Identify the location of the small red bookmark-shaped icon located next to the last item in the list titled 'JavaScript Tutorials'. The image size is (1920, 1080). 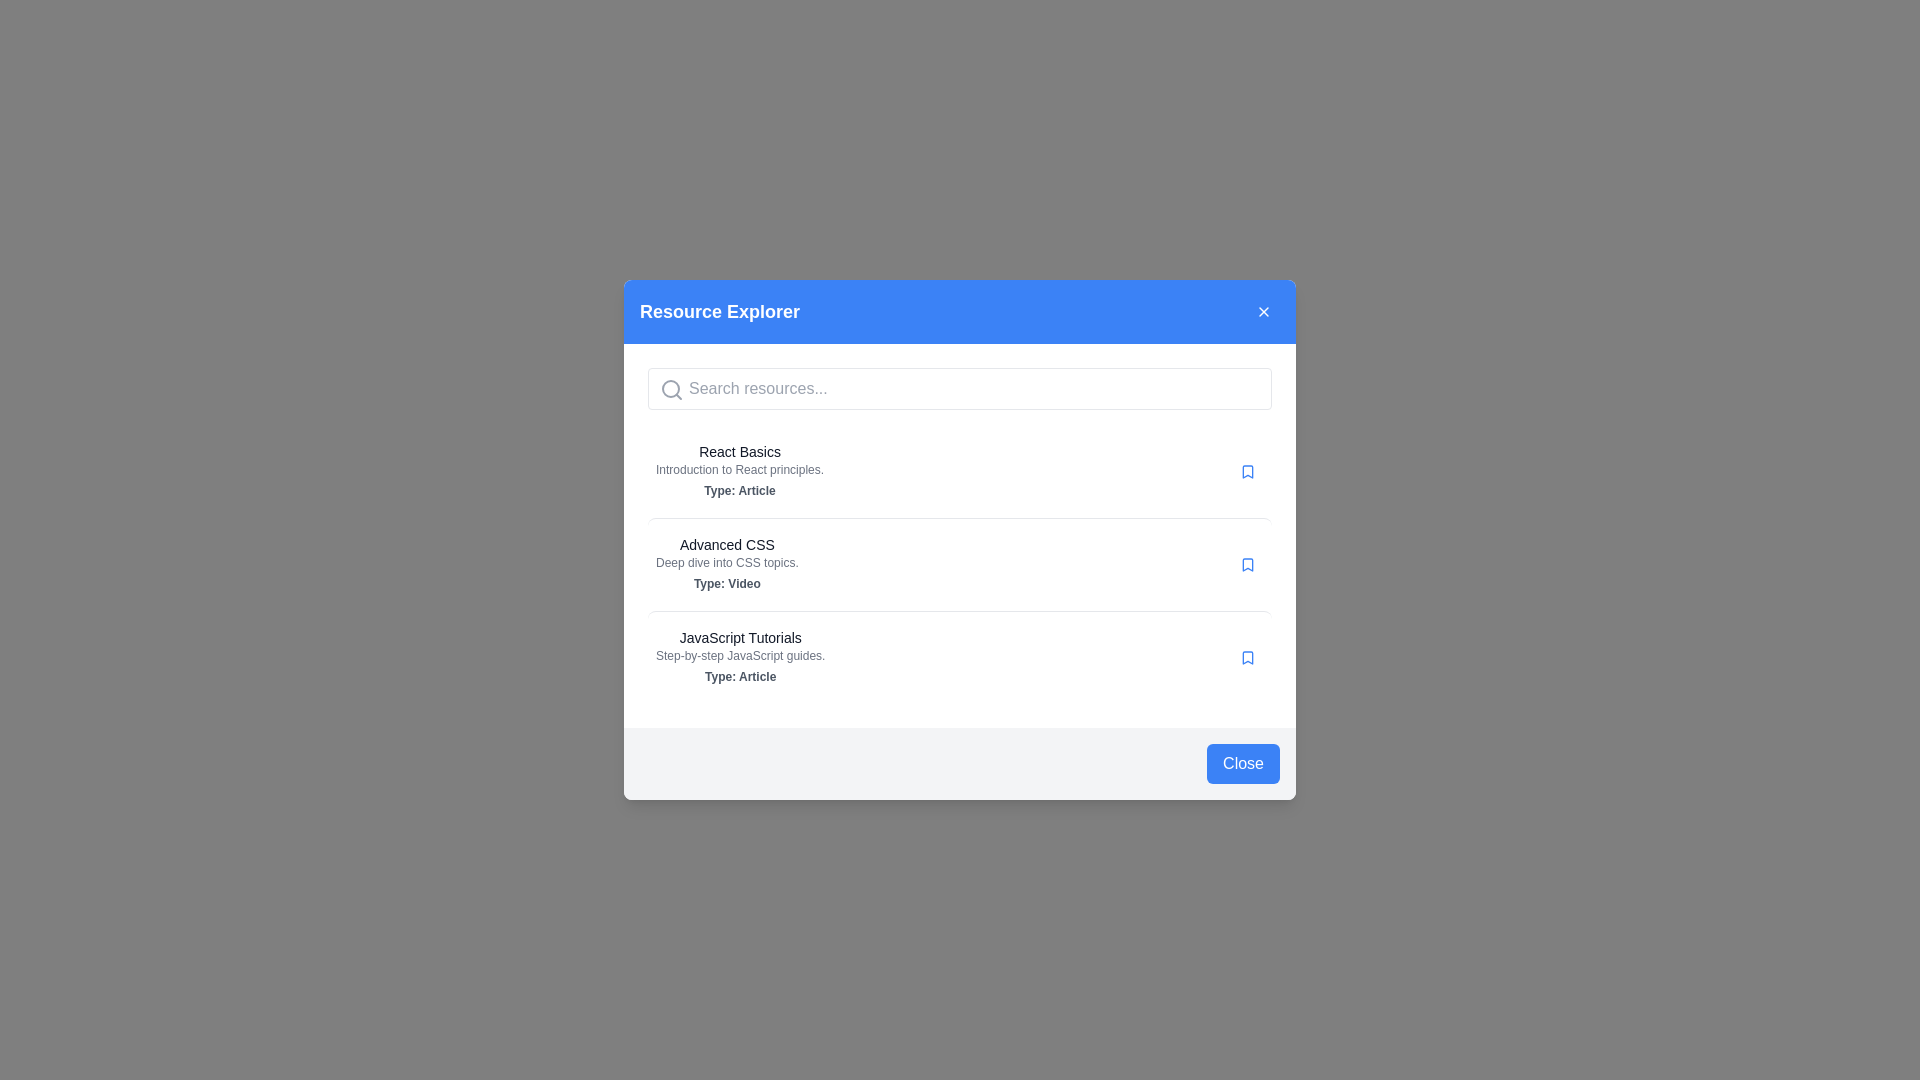
(1247, 658).